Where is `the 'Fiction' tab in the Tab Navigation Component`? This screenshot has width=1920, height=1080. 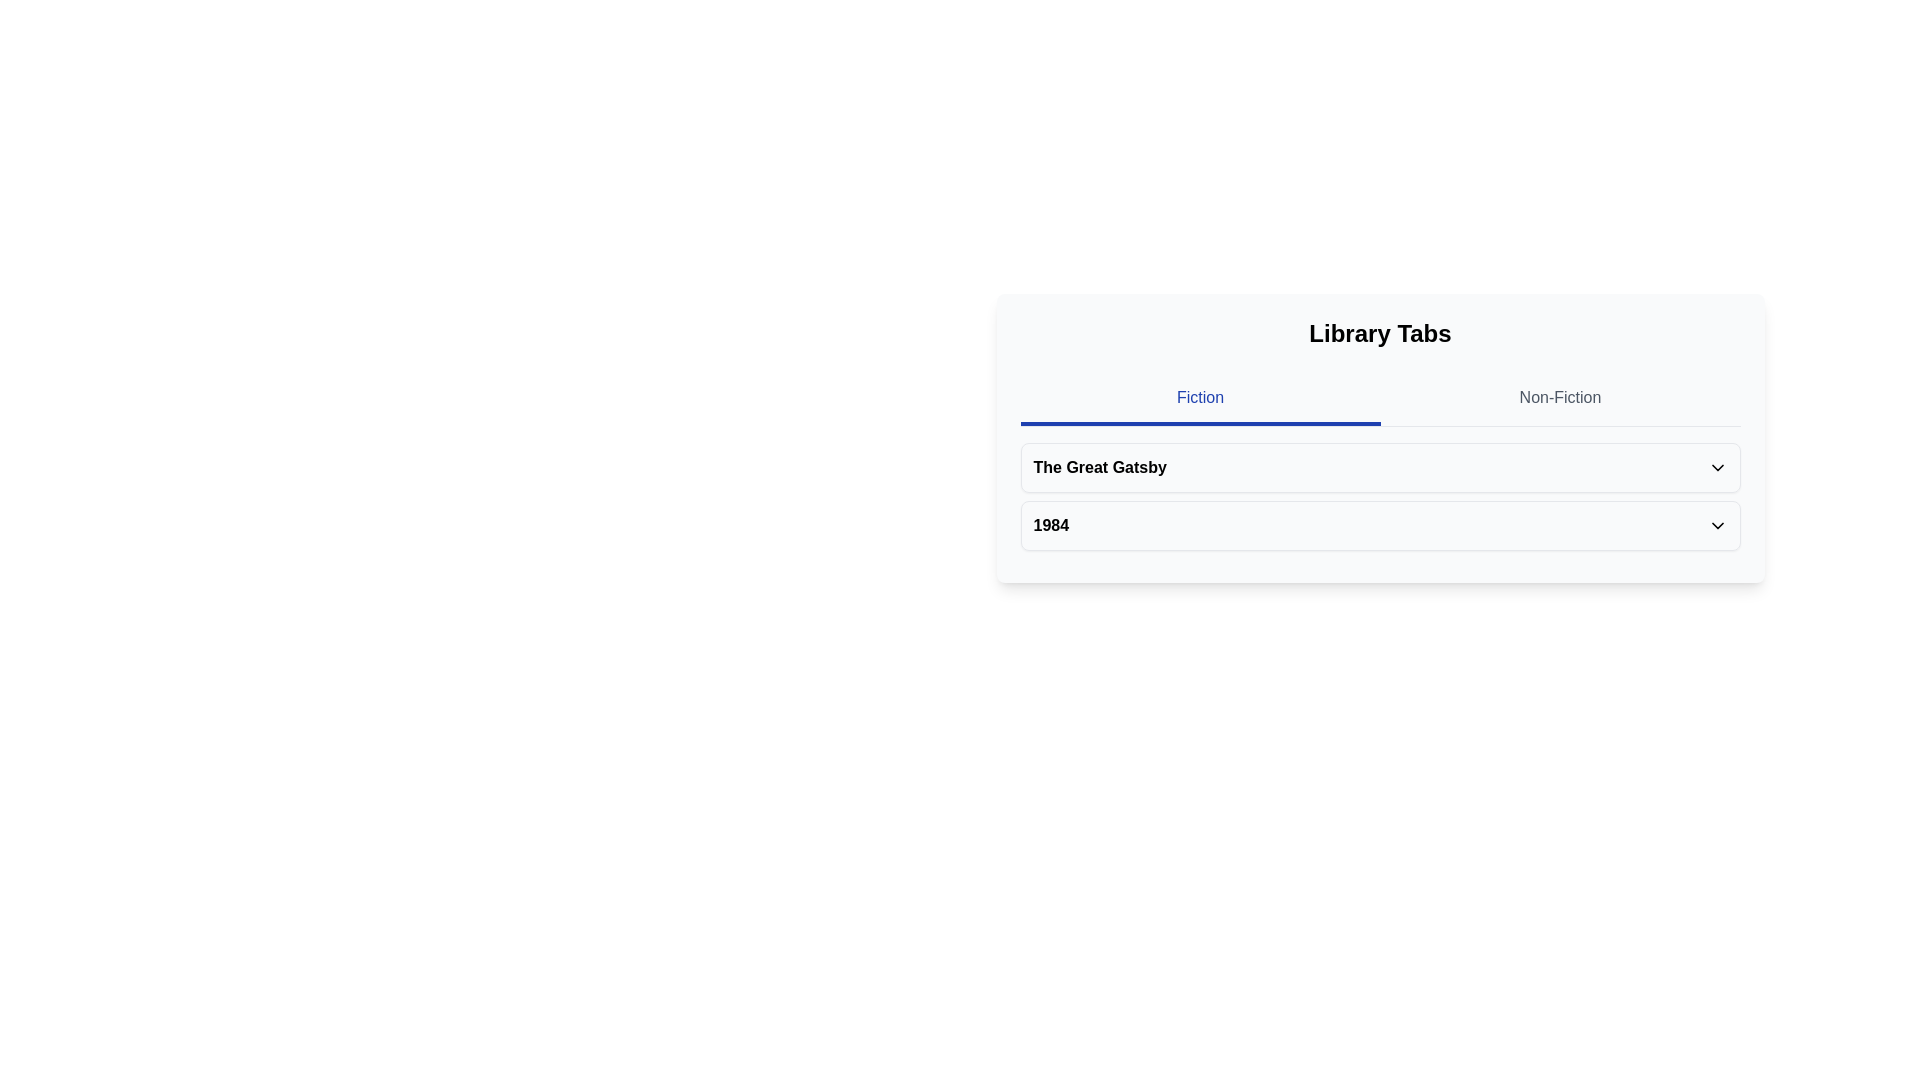 the 'Fiction' tab in the Tab Navigation Component is located at coordinates (1379, 400).